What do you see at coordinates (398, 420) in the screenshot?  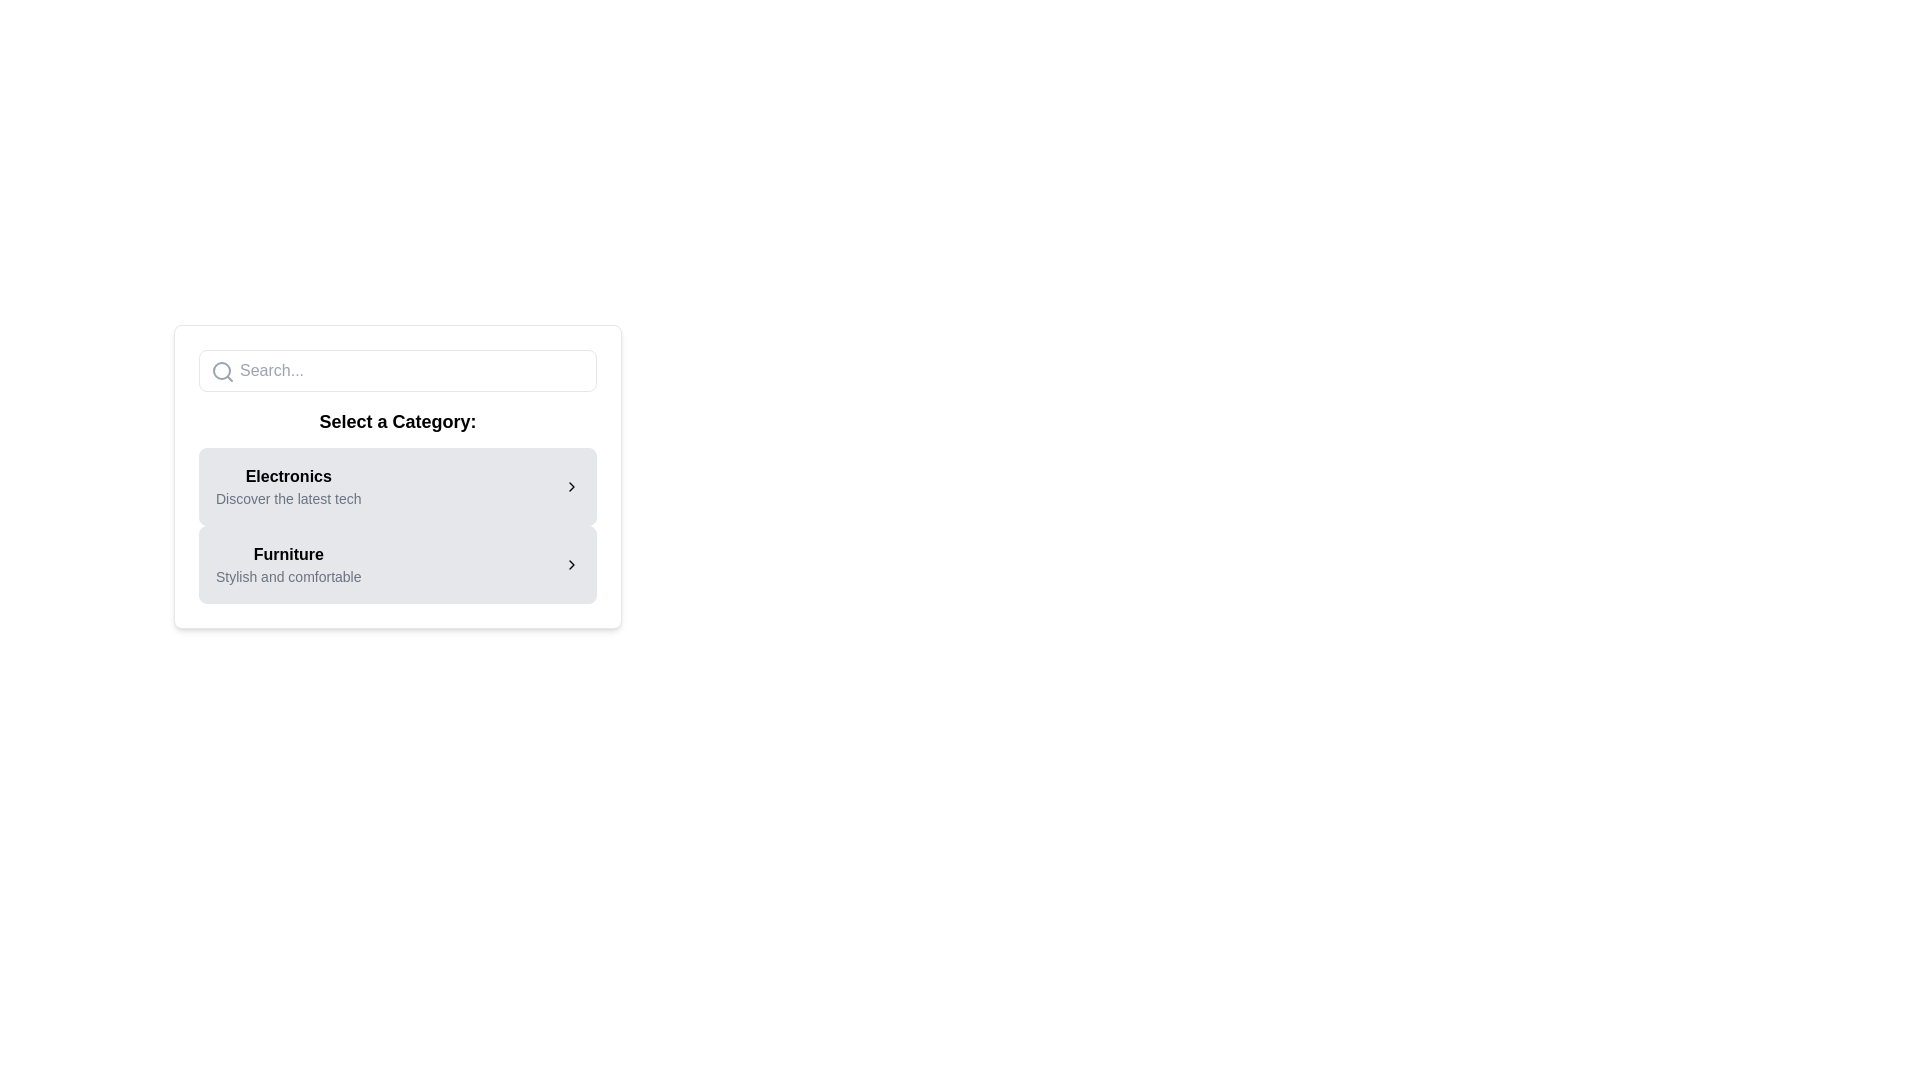 I see `the heading element that introduces the user to the category selection interface, positioned beneath the search bar and above the categories 'Electronics' and 'Furniture'` at bounding box center [398, 420].